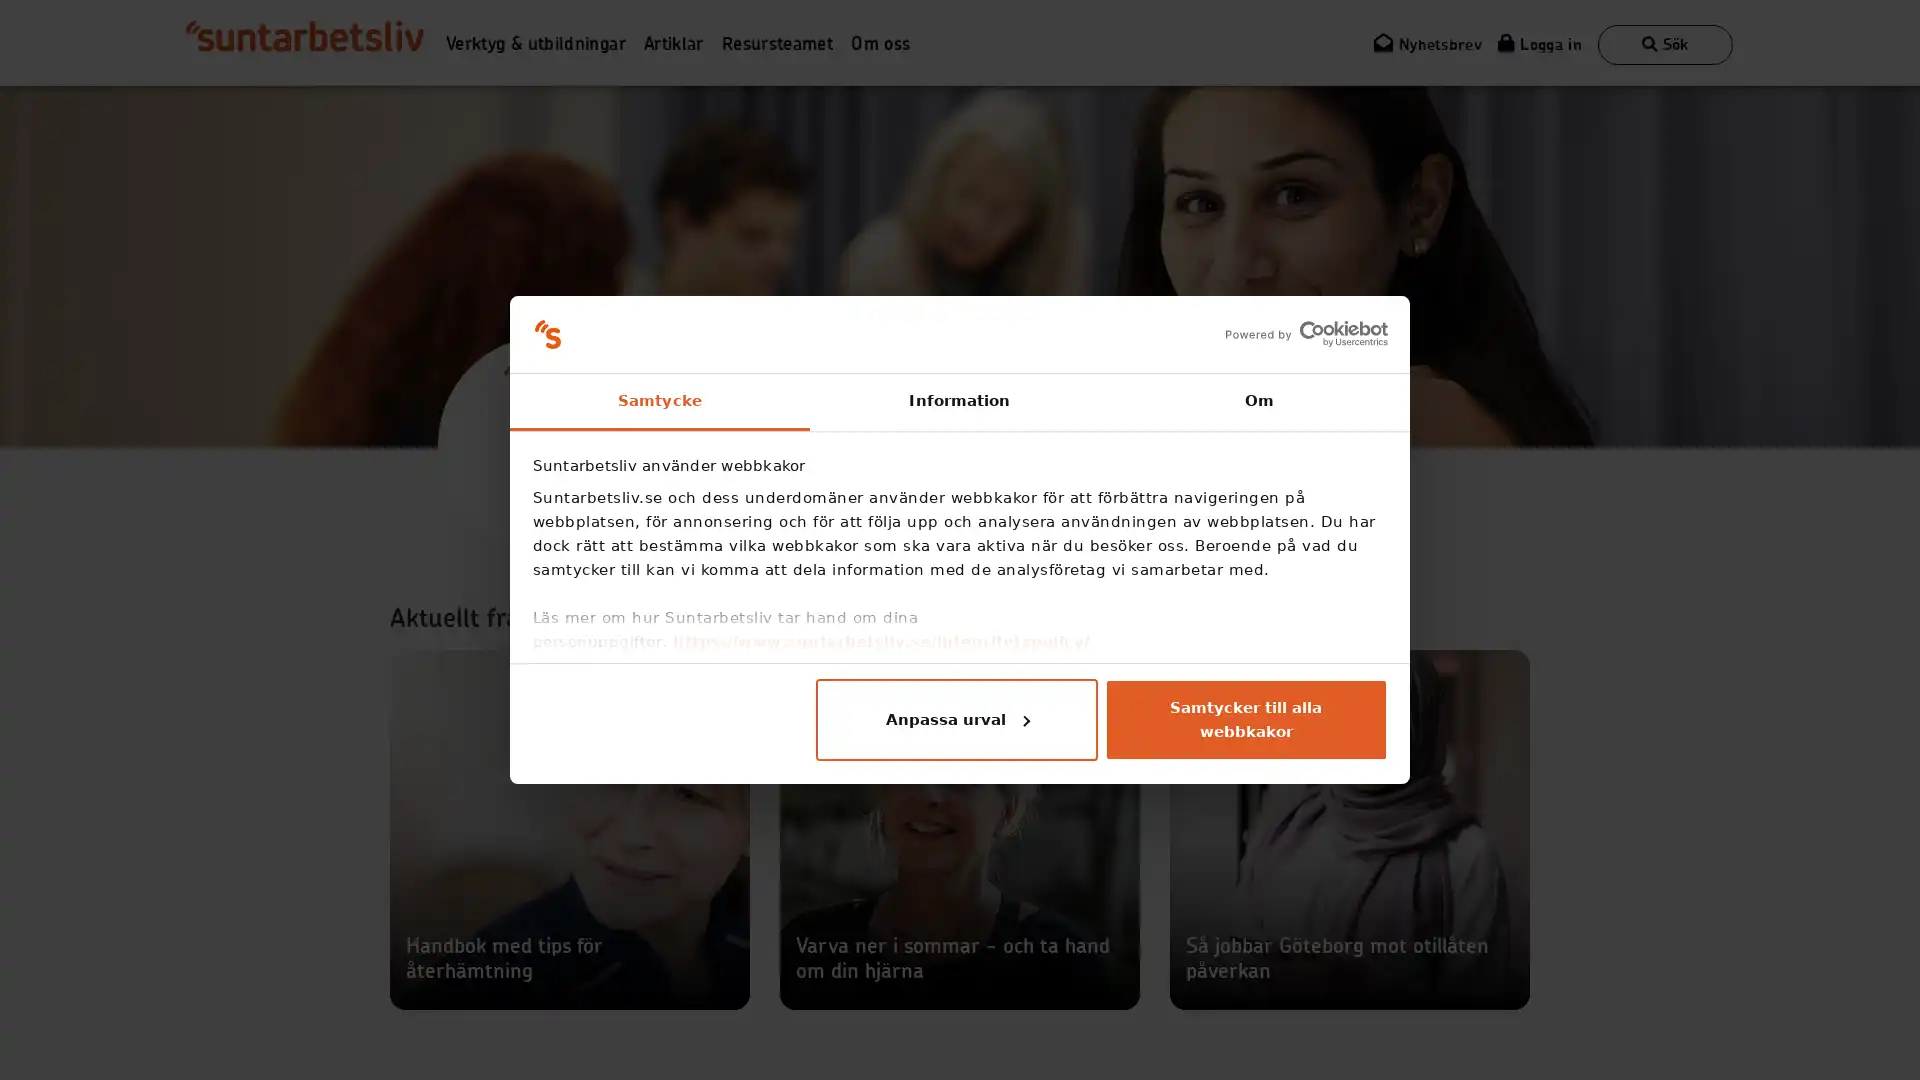 This screenshot has width=1920, height=1080. I want to click on Visa sokruta Sok, so click(1664, 45).